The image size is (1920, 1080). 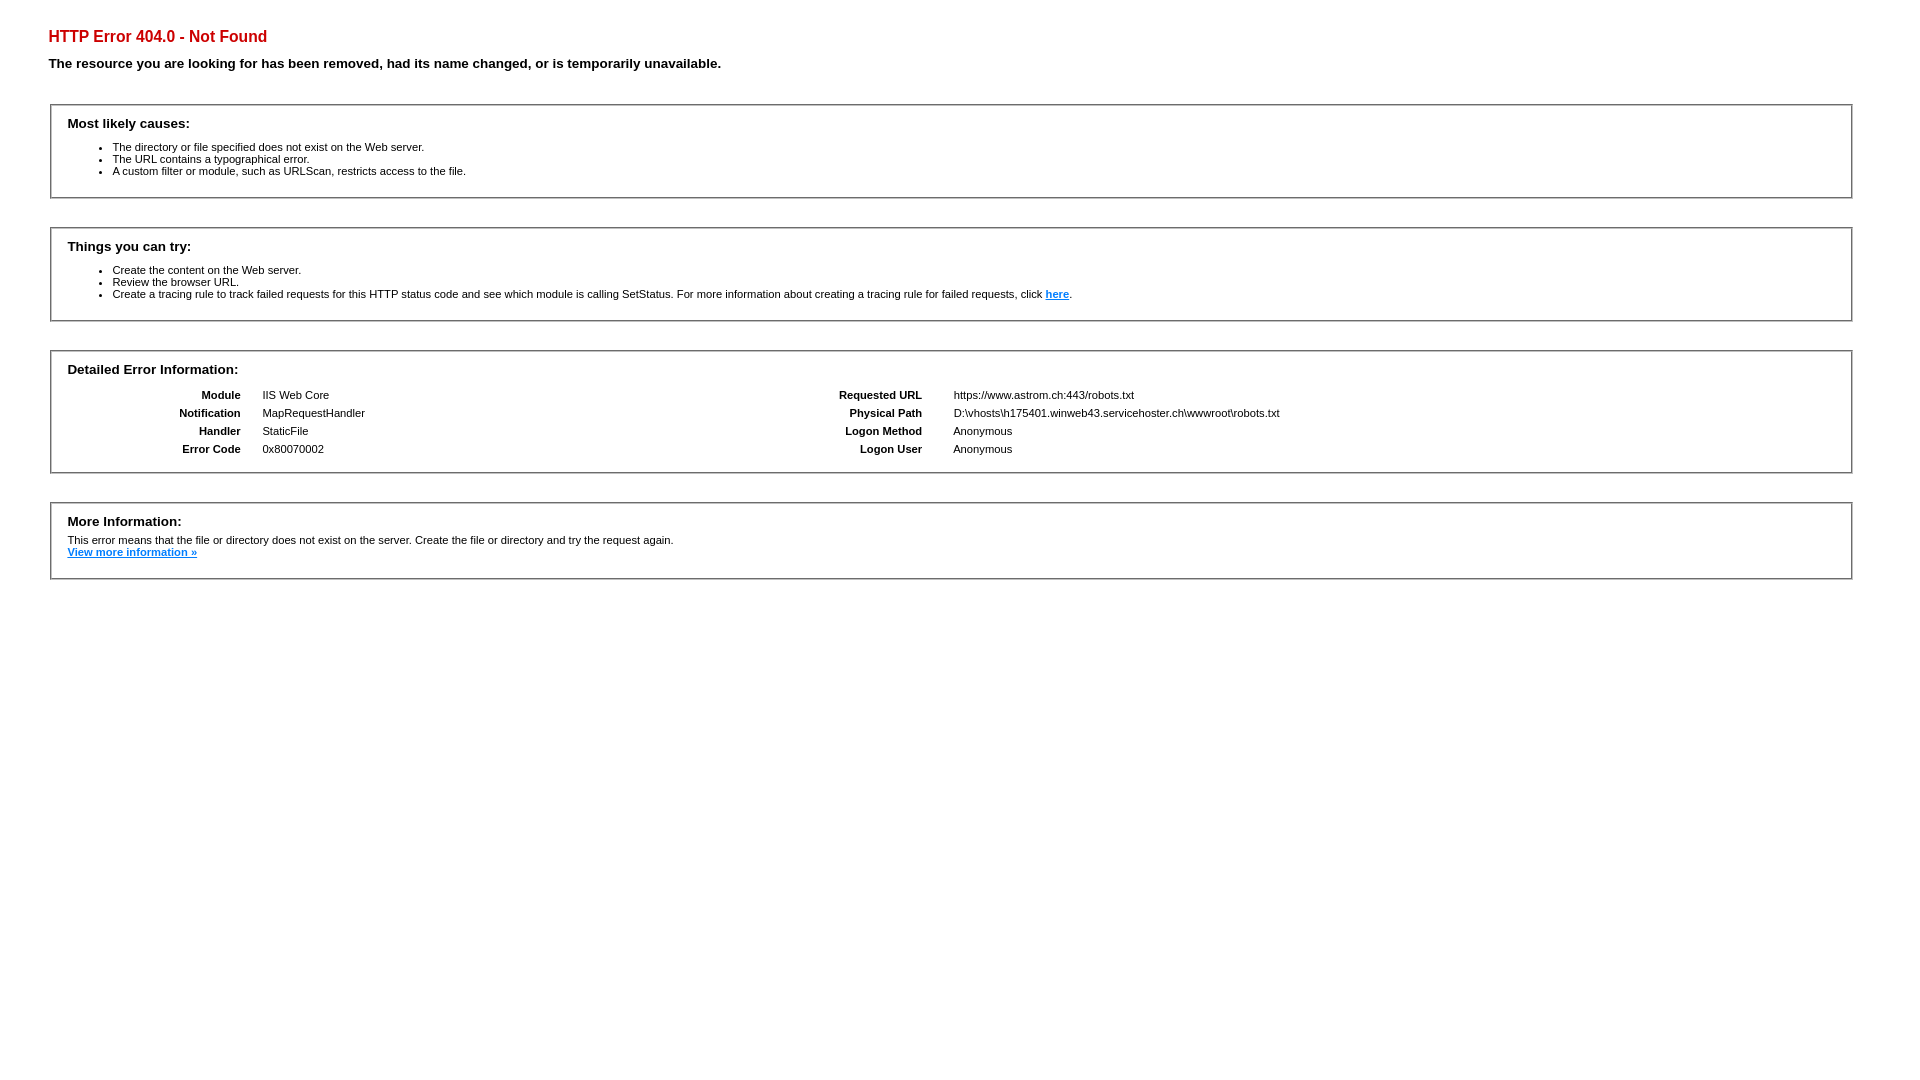 What do you see at coordinates (1045, 293) in the screenshot?
I see `'here'` at bounding box center [1045, 293].